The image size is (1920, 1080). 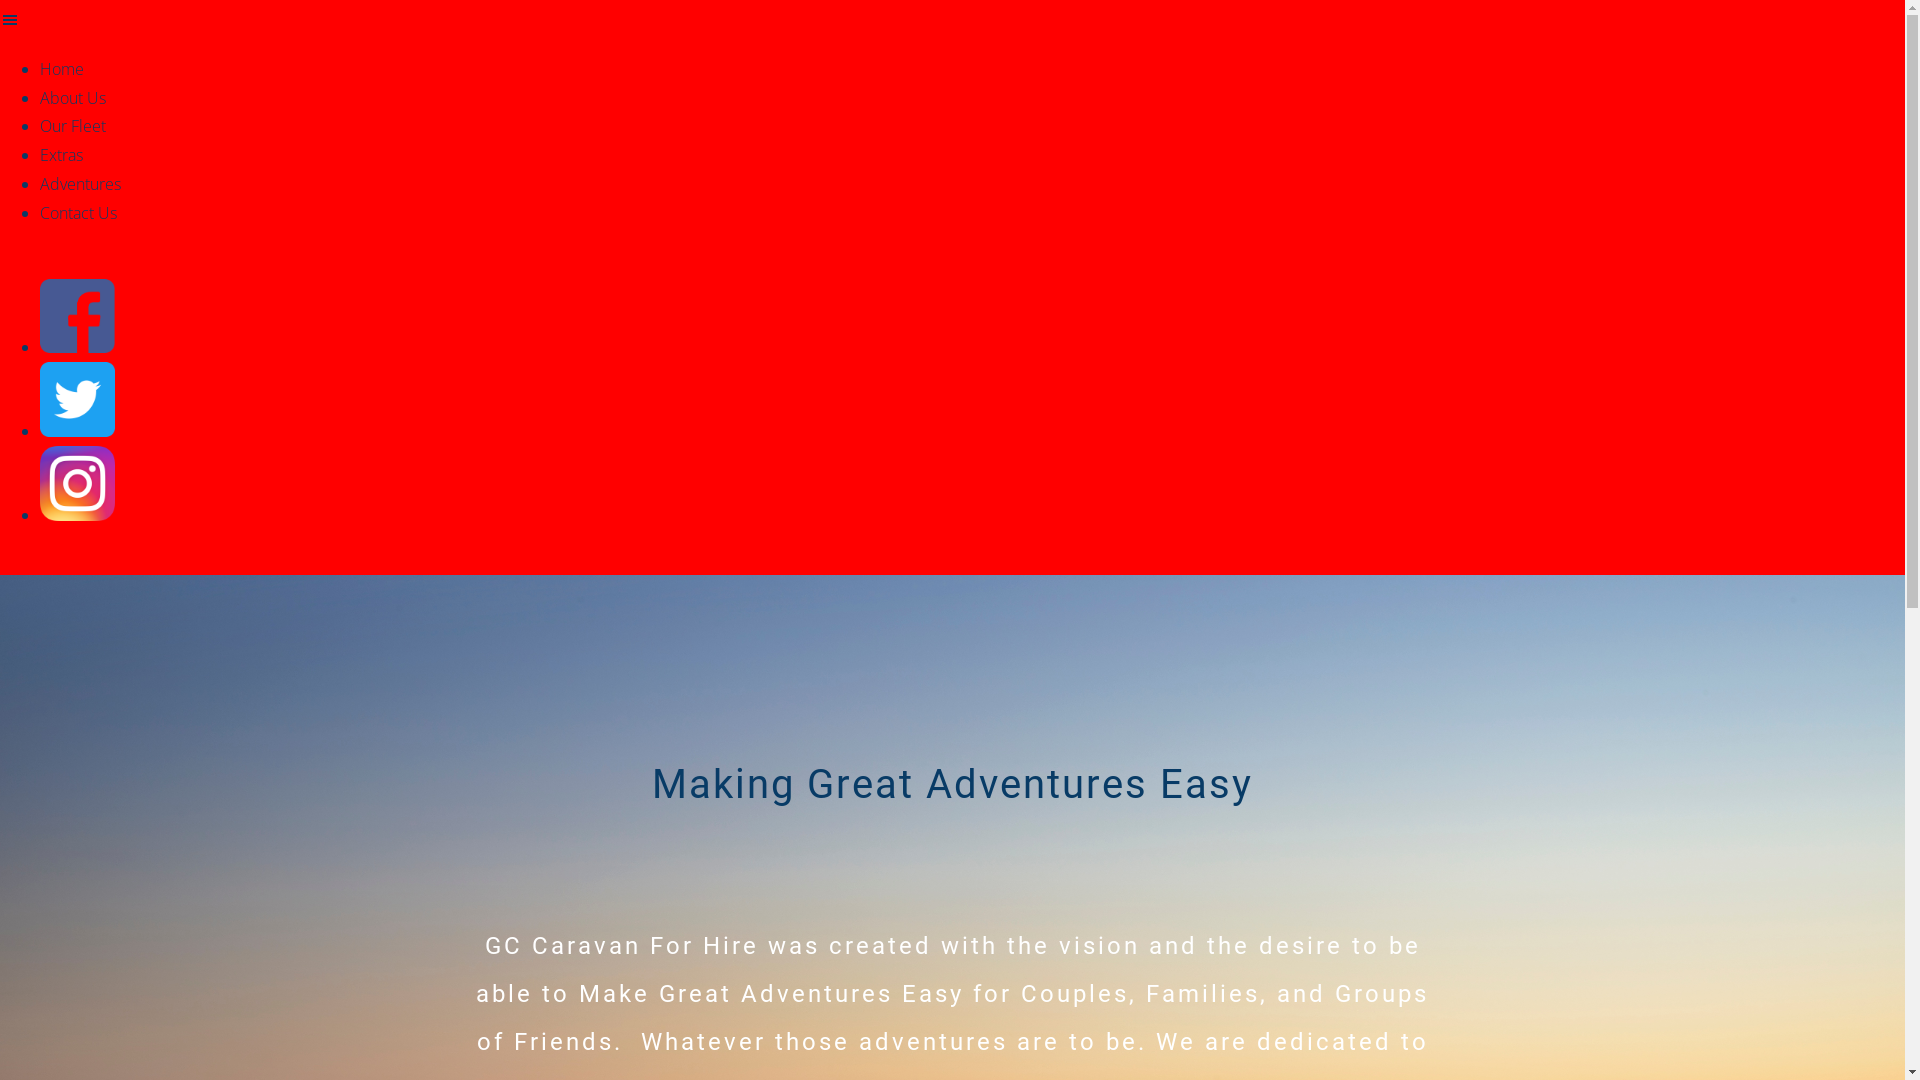 I want to click on 'Follow Us on Facebook', so click(x=77, y=346).